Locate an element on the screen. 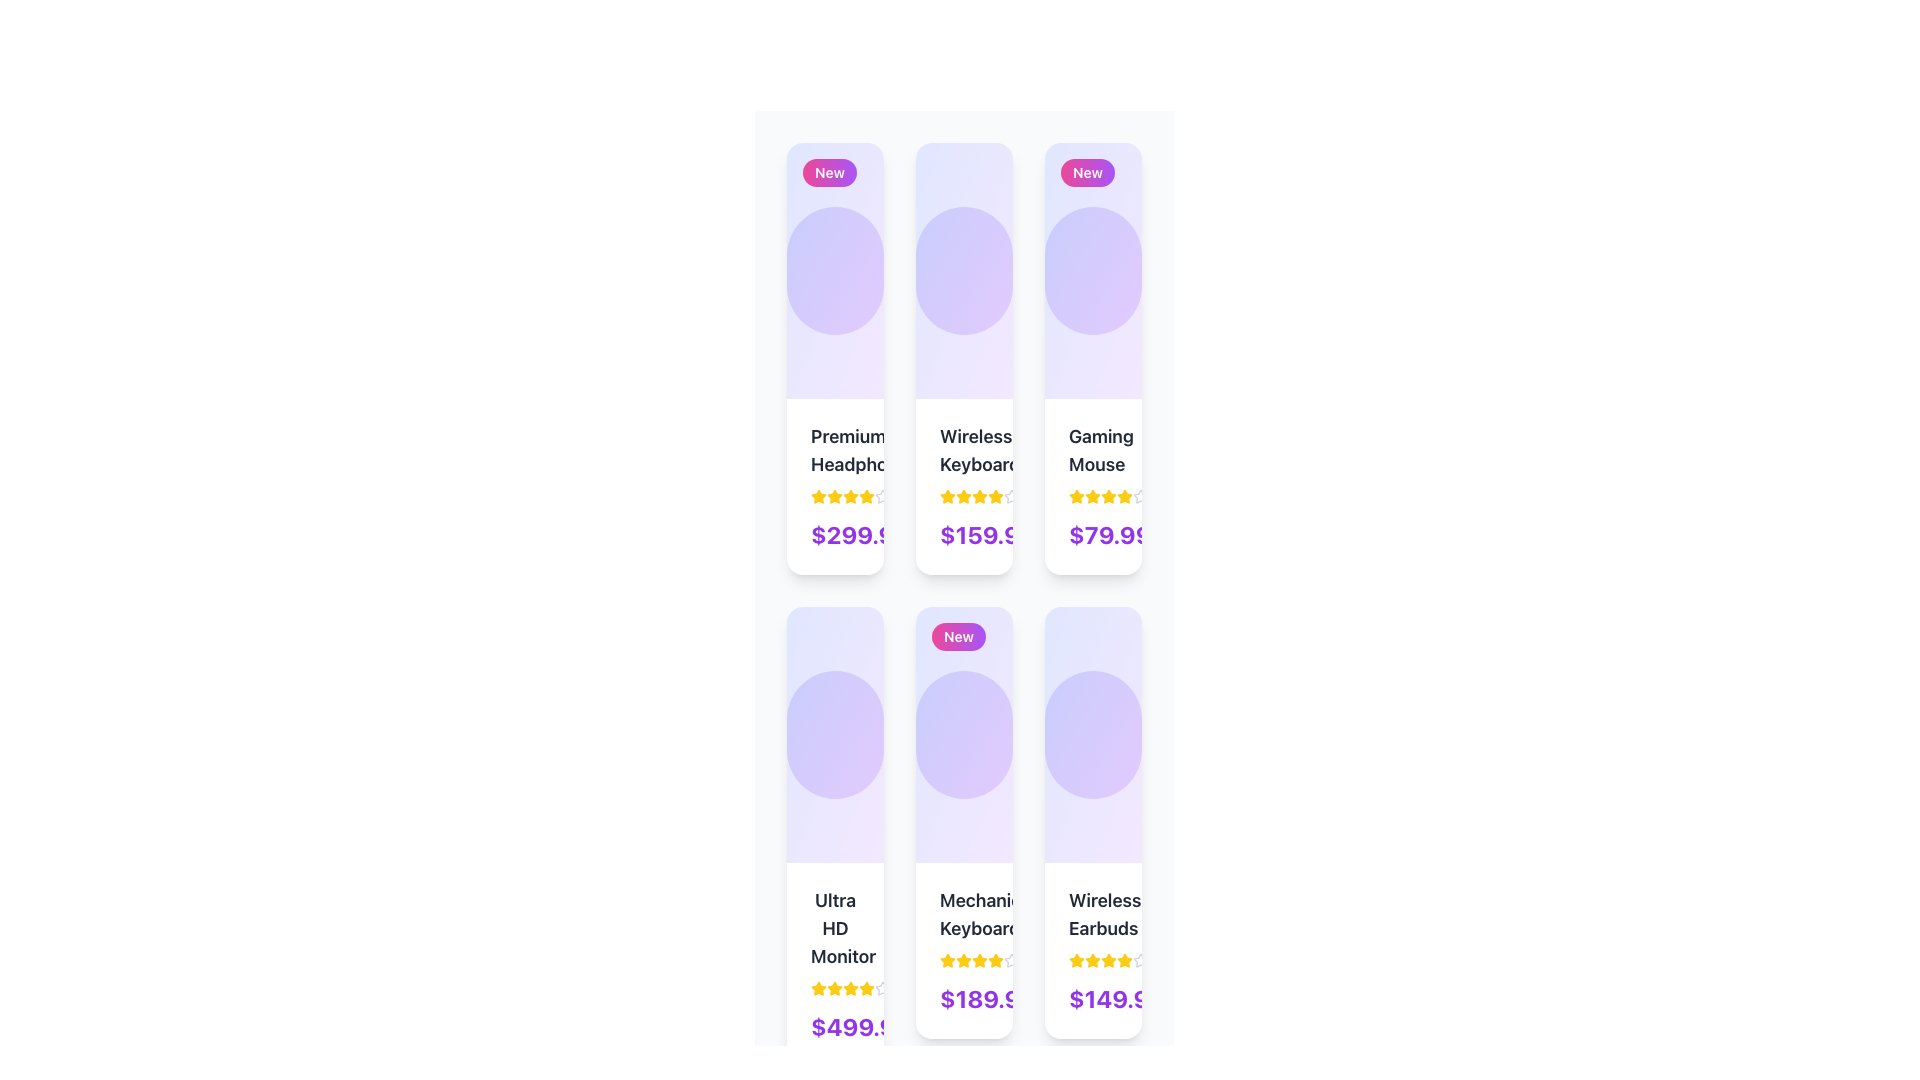  the Star icon in the rating UI component located in the third product card of the top row is located at coordinates (1075, 495).